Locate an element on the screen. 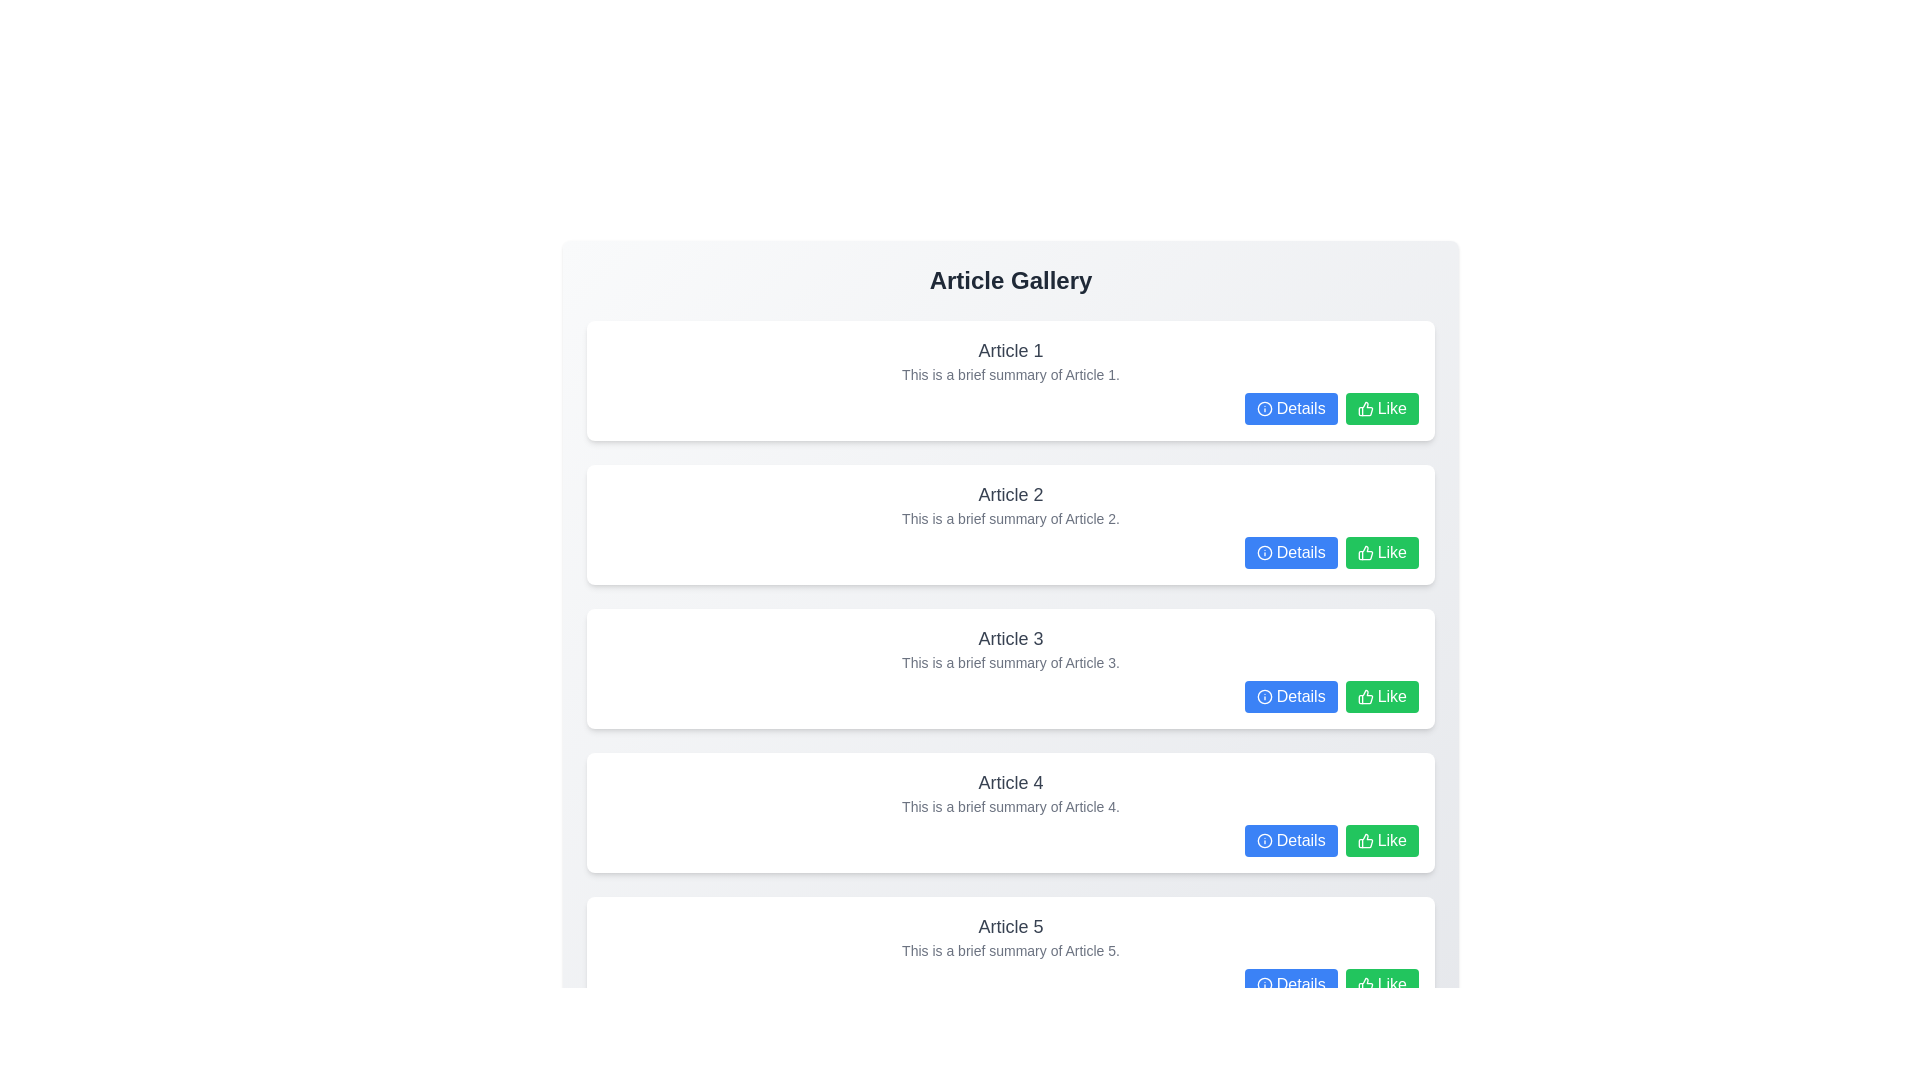  the 'like' button located in the 'Article 1' row of the article list is located at coordinates (1381, 407).